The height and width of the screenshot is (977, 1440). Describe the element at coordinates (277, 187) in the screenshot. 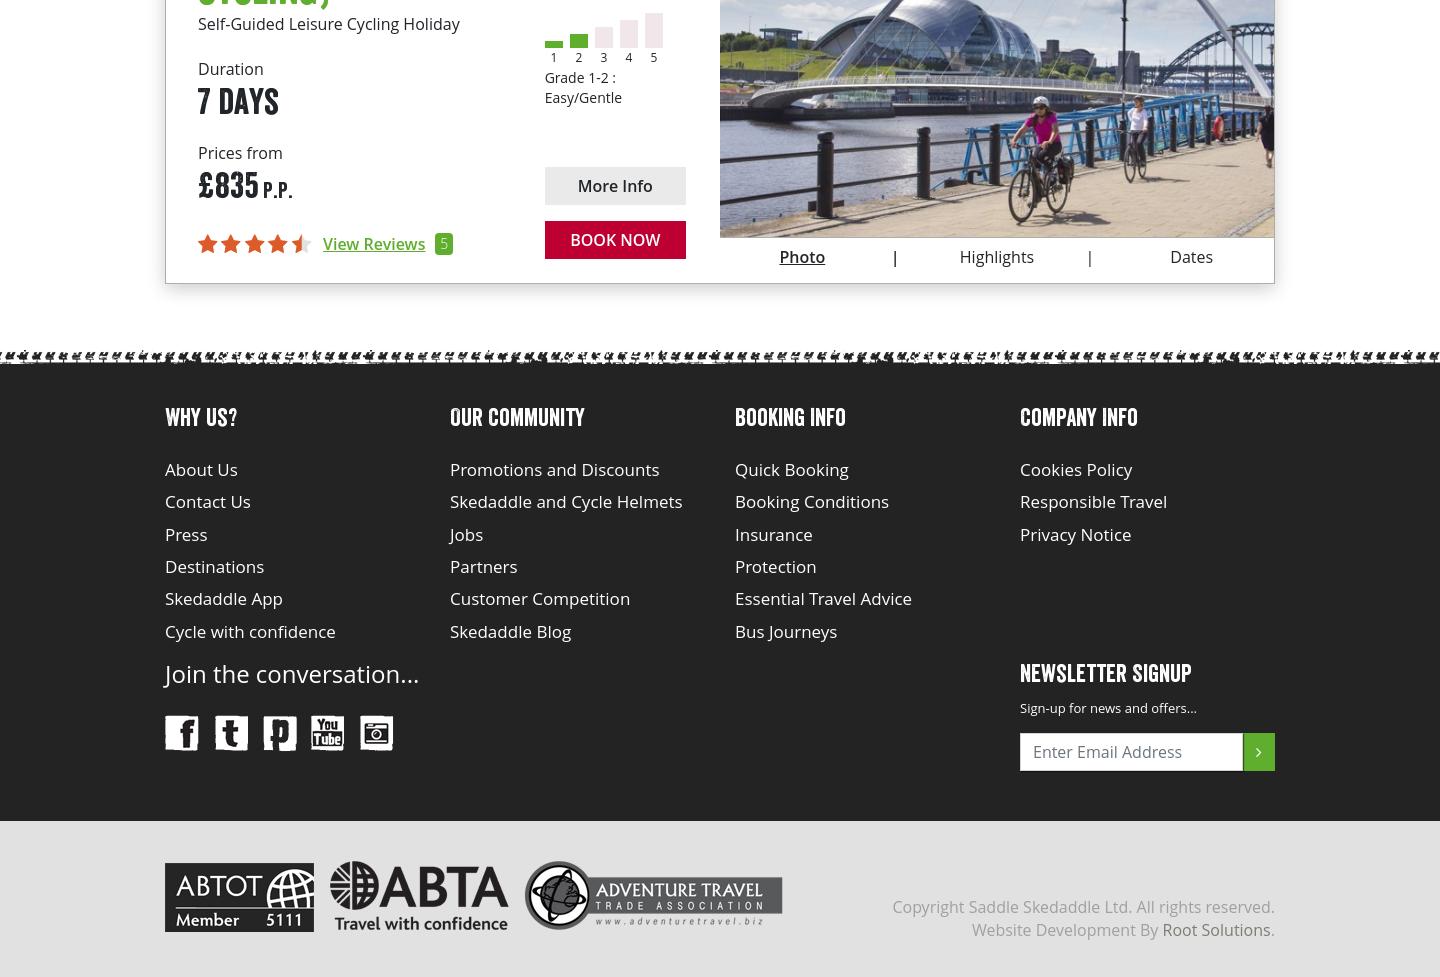

I see `'P.P.'` at that location.